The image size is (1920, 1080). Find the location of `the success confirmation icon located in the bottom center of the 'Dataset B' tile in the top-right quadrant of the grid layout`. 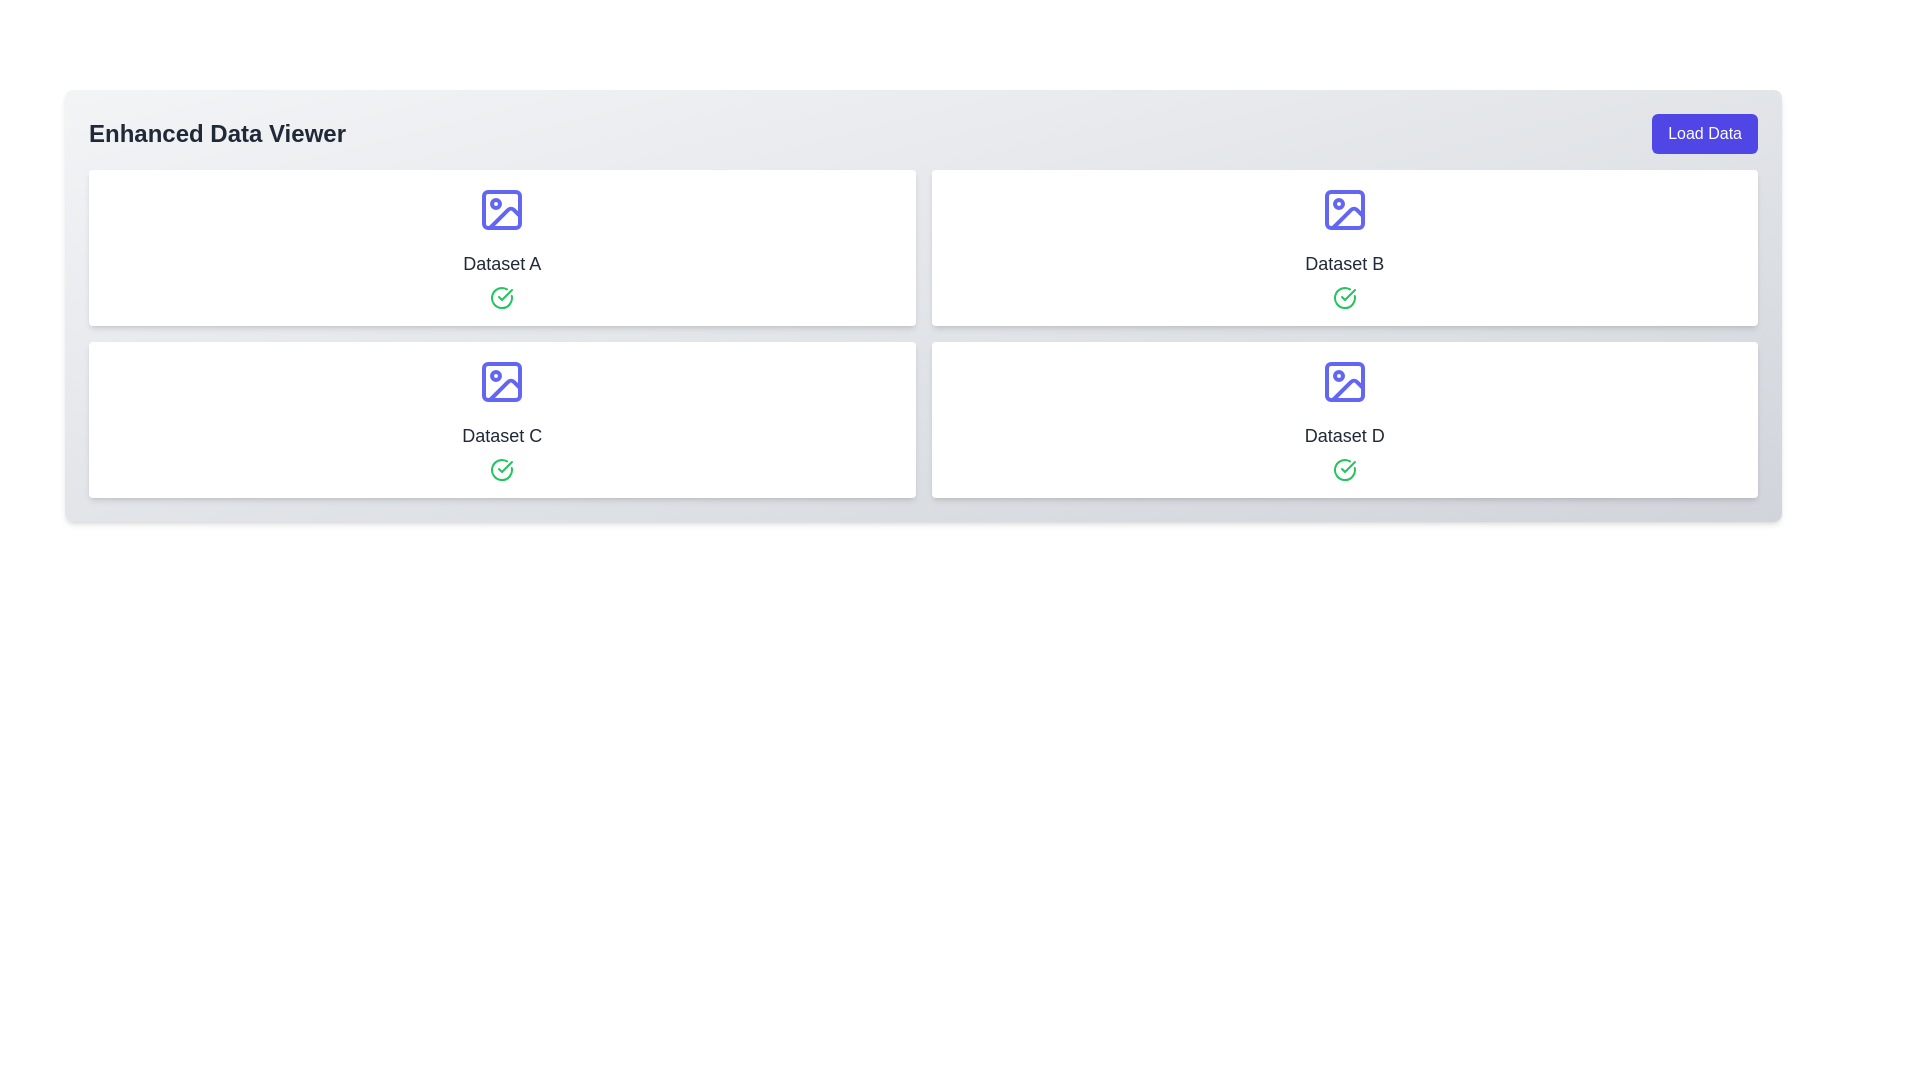

the success confirmation icon located in the bottom center of the 'Dataset B' tile in the top-right quadrant of the grid layout is located at coordinates (1348, 294).